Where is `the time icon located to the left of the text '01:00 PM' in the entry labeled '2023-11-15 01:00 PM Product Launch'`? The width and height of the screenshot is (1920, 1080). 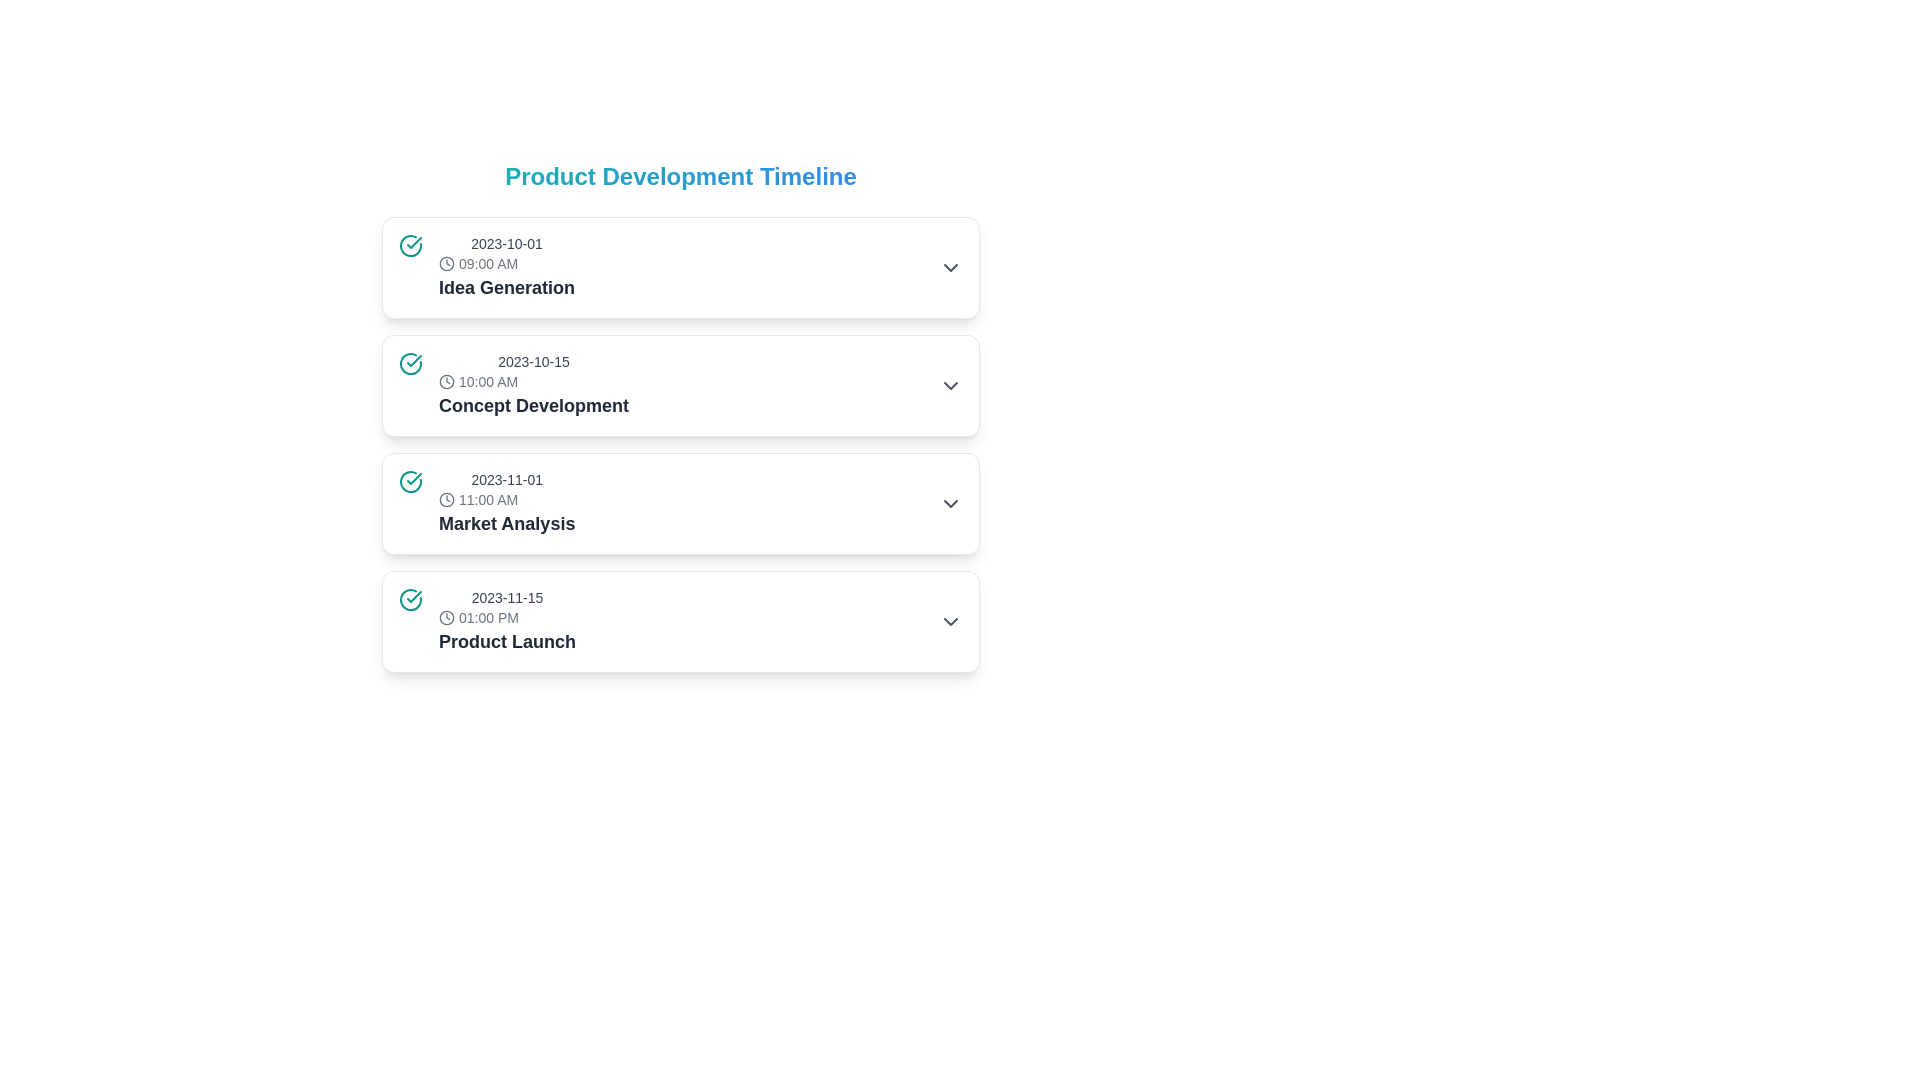 the time icon located to the left of the text '01:00 PM' in the entry labeled '2023-11-15 01:00 PM Product Launch' is located at coordinates (445, 616).